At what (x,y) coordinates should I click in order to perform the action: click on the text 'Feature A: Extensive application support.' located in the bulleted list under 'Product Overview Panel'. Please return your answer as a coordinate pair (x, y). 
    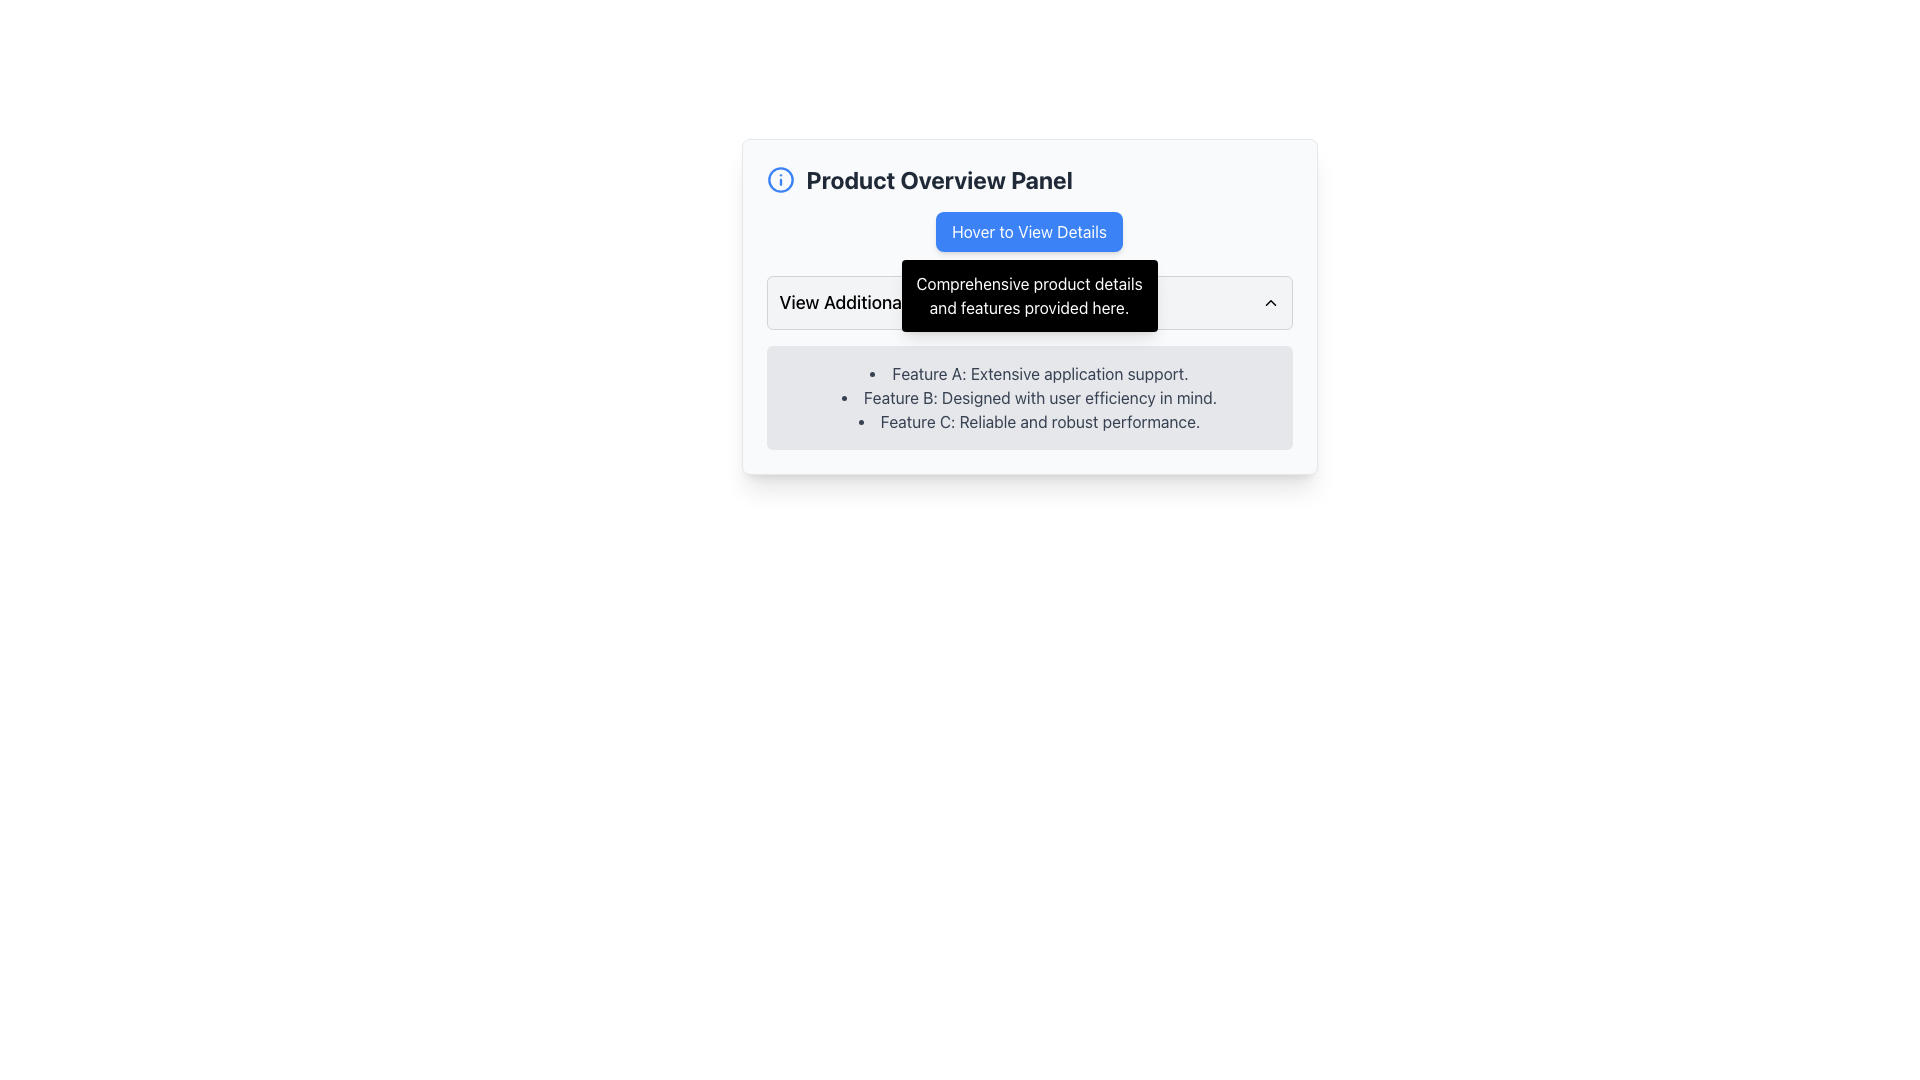
    Looking at the image, I should click on (1029, 374).